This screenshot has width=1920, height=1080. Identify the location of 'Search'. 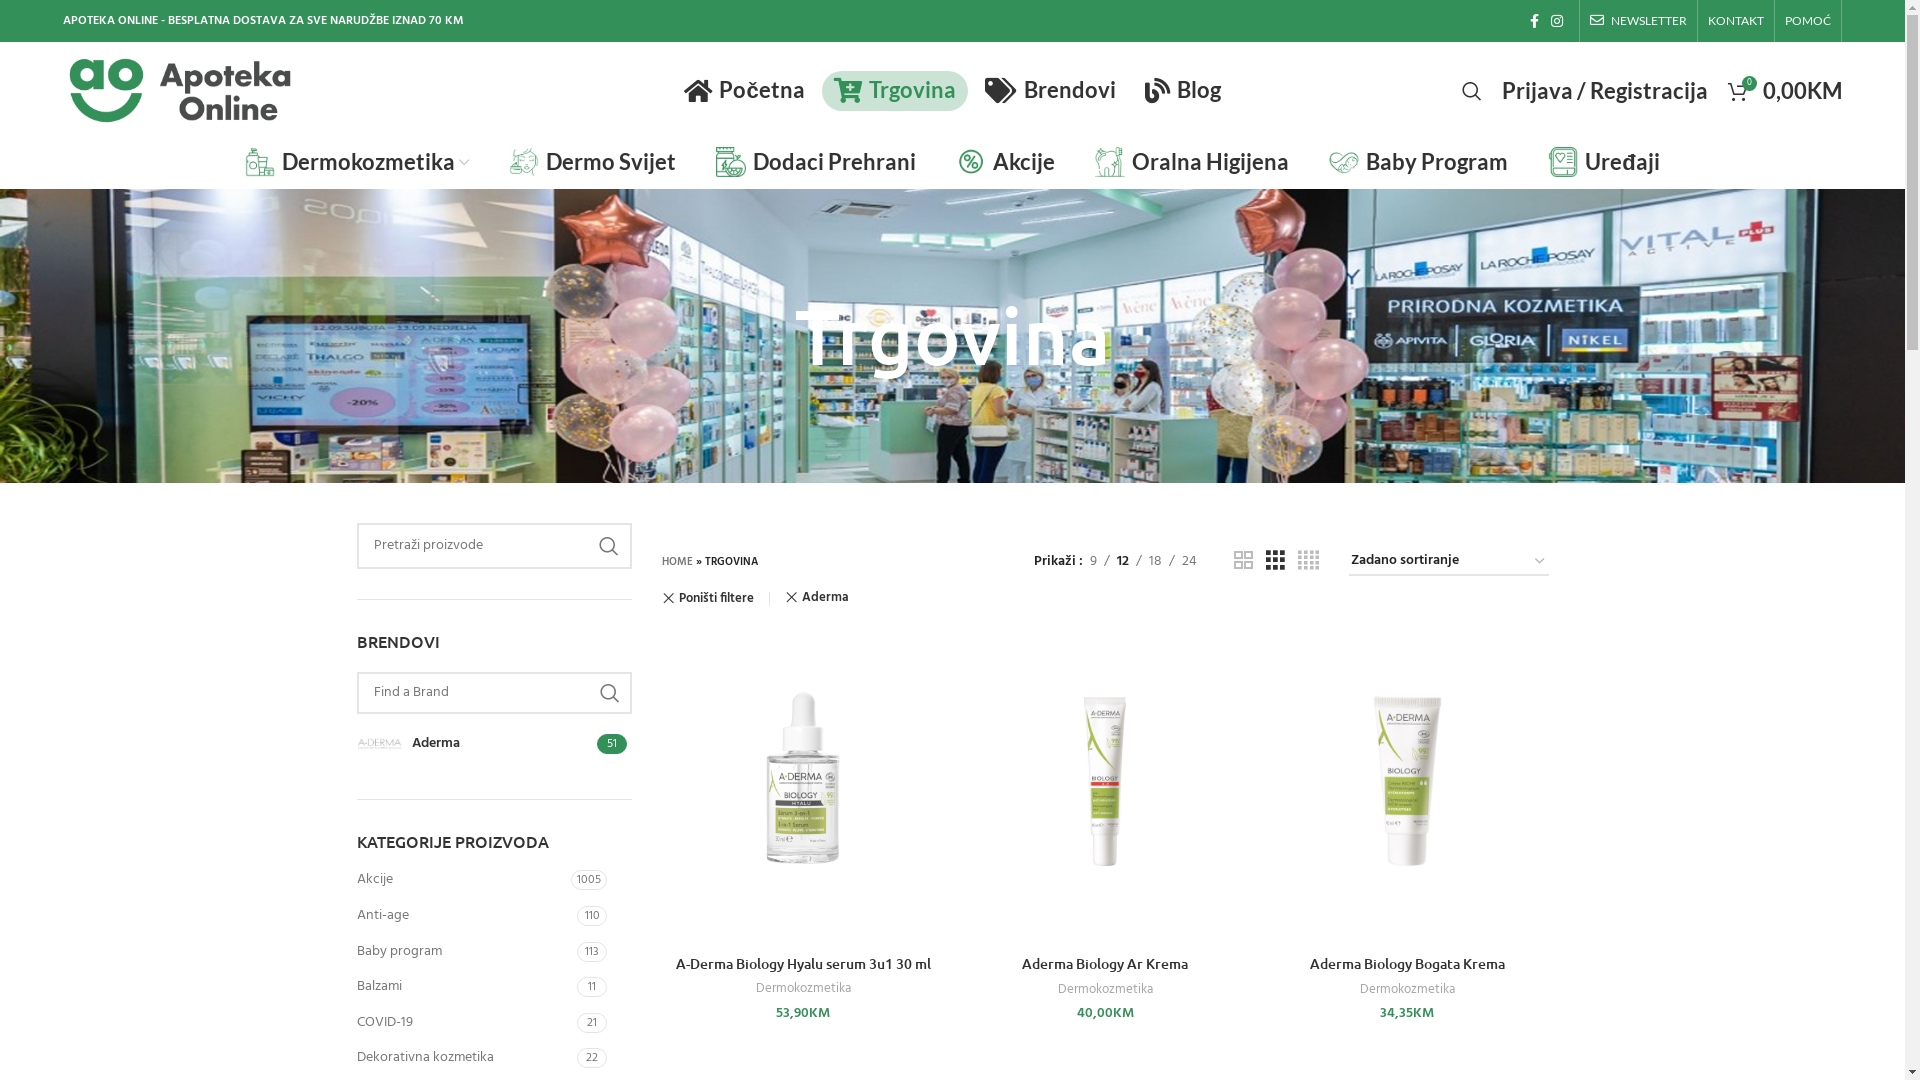
(1472, 88).